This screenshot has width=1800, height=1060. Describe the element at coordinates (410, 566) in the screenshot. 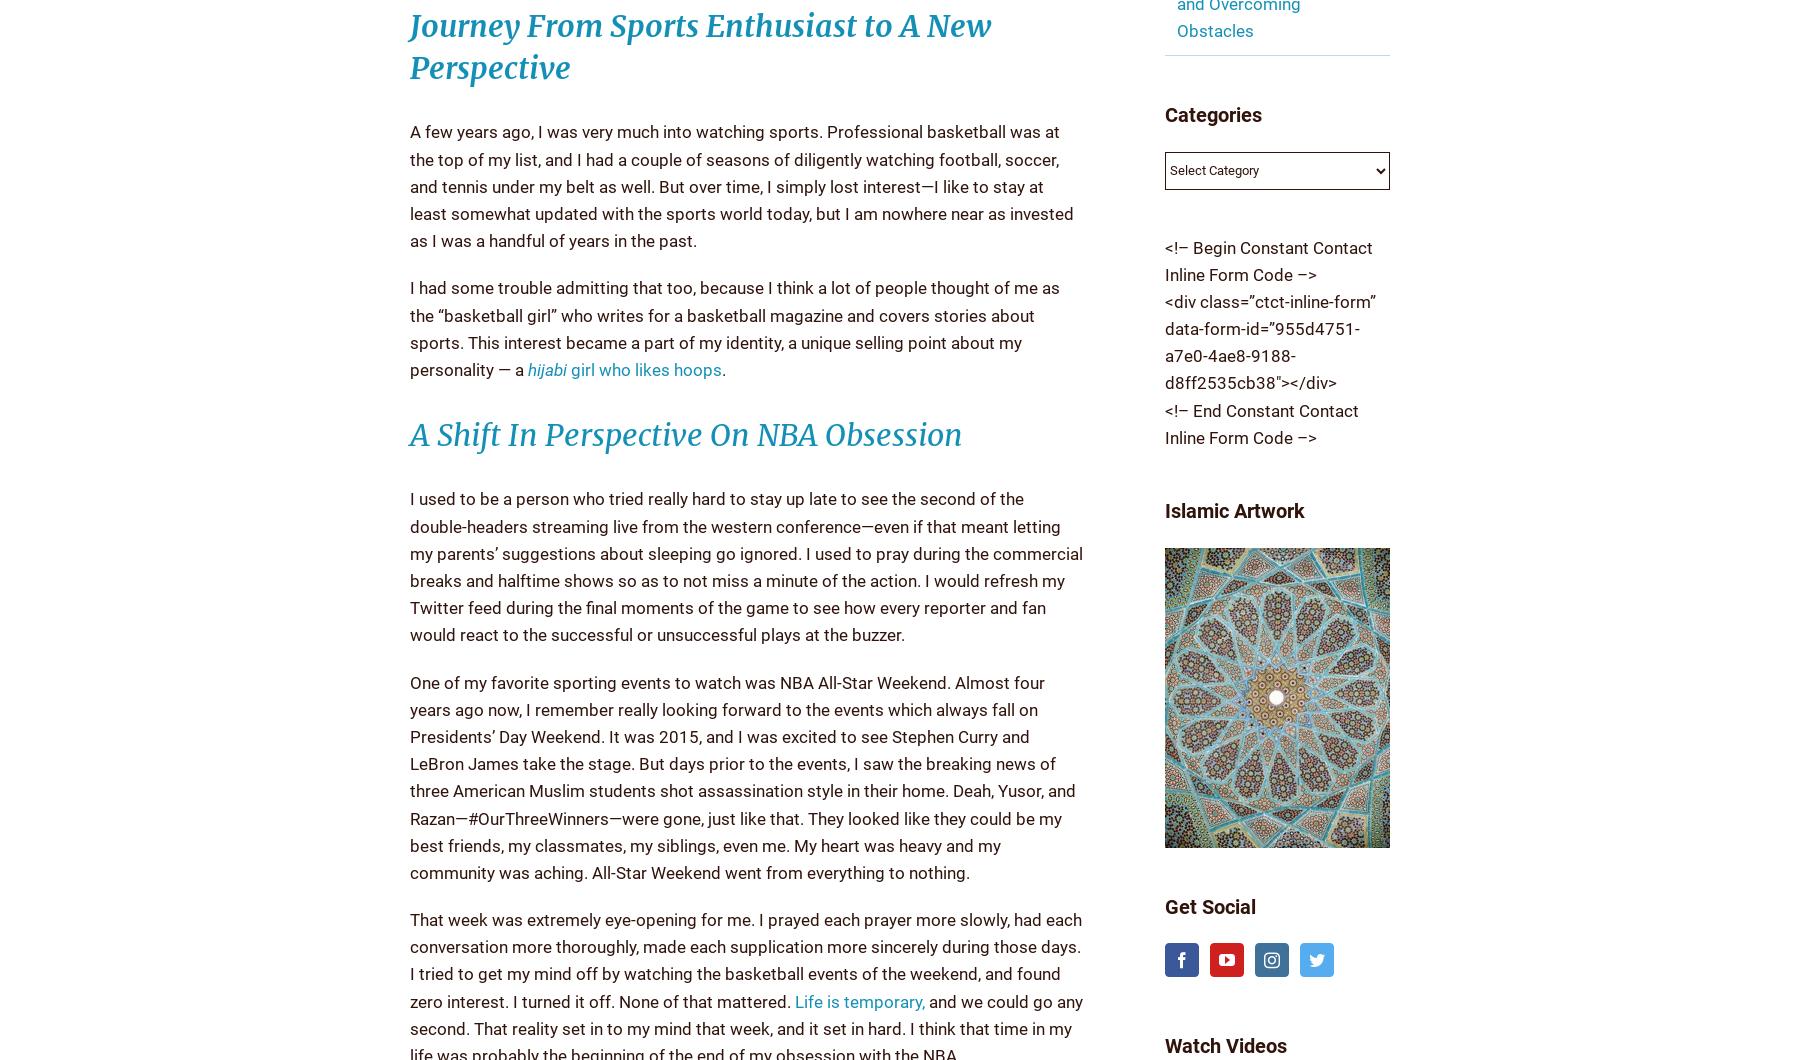

I see `'I used to be a person who tried really hard to stay up late to see the second of the double-headers streaming live from the western conference—even if that meant letting my parents’ suggestions about sleeping go ignored. I used to pray during the commercial breaks and halftime shows so as to not miss a minute of the action. I would refresh my Twitter feed during the final moments of the game to see how every reporter and fan would react to the successful or unsuccessful plays at the buzzer.'` at that location.